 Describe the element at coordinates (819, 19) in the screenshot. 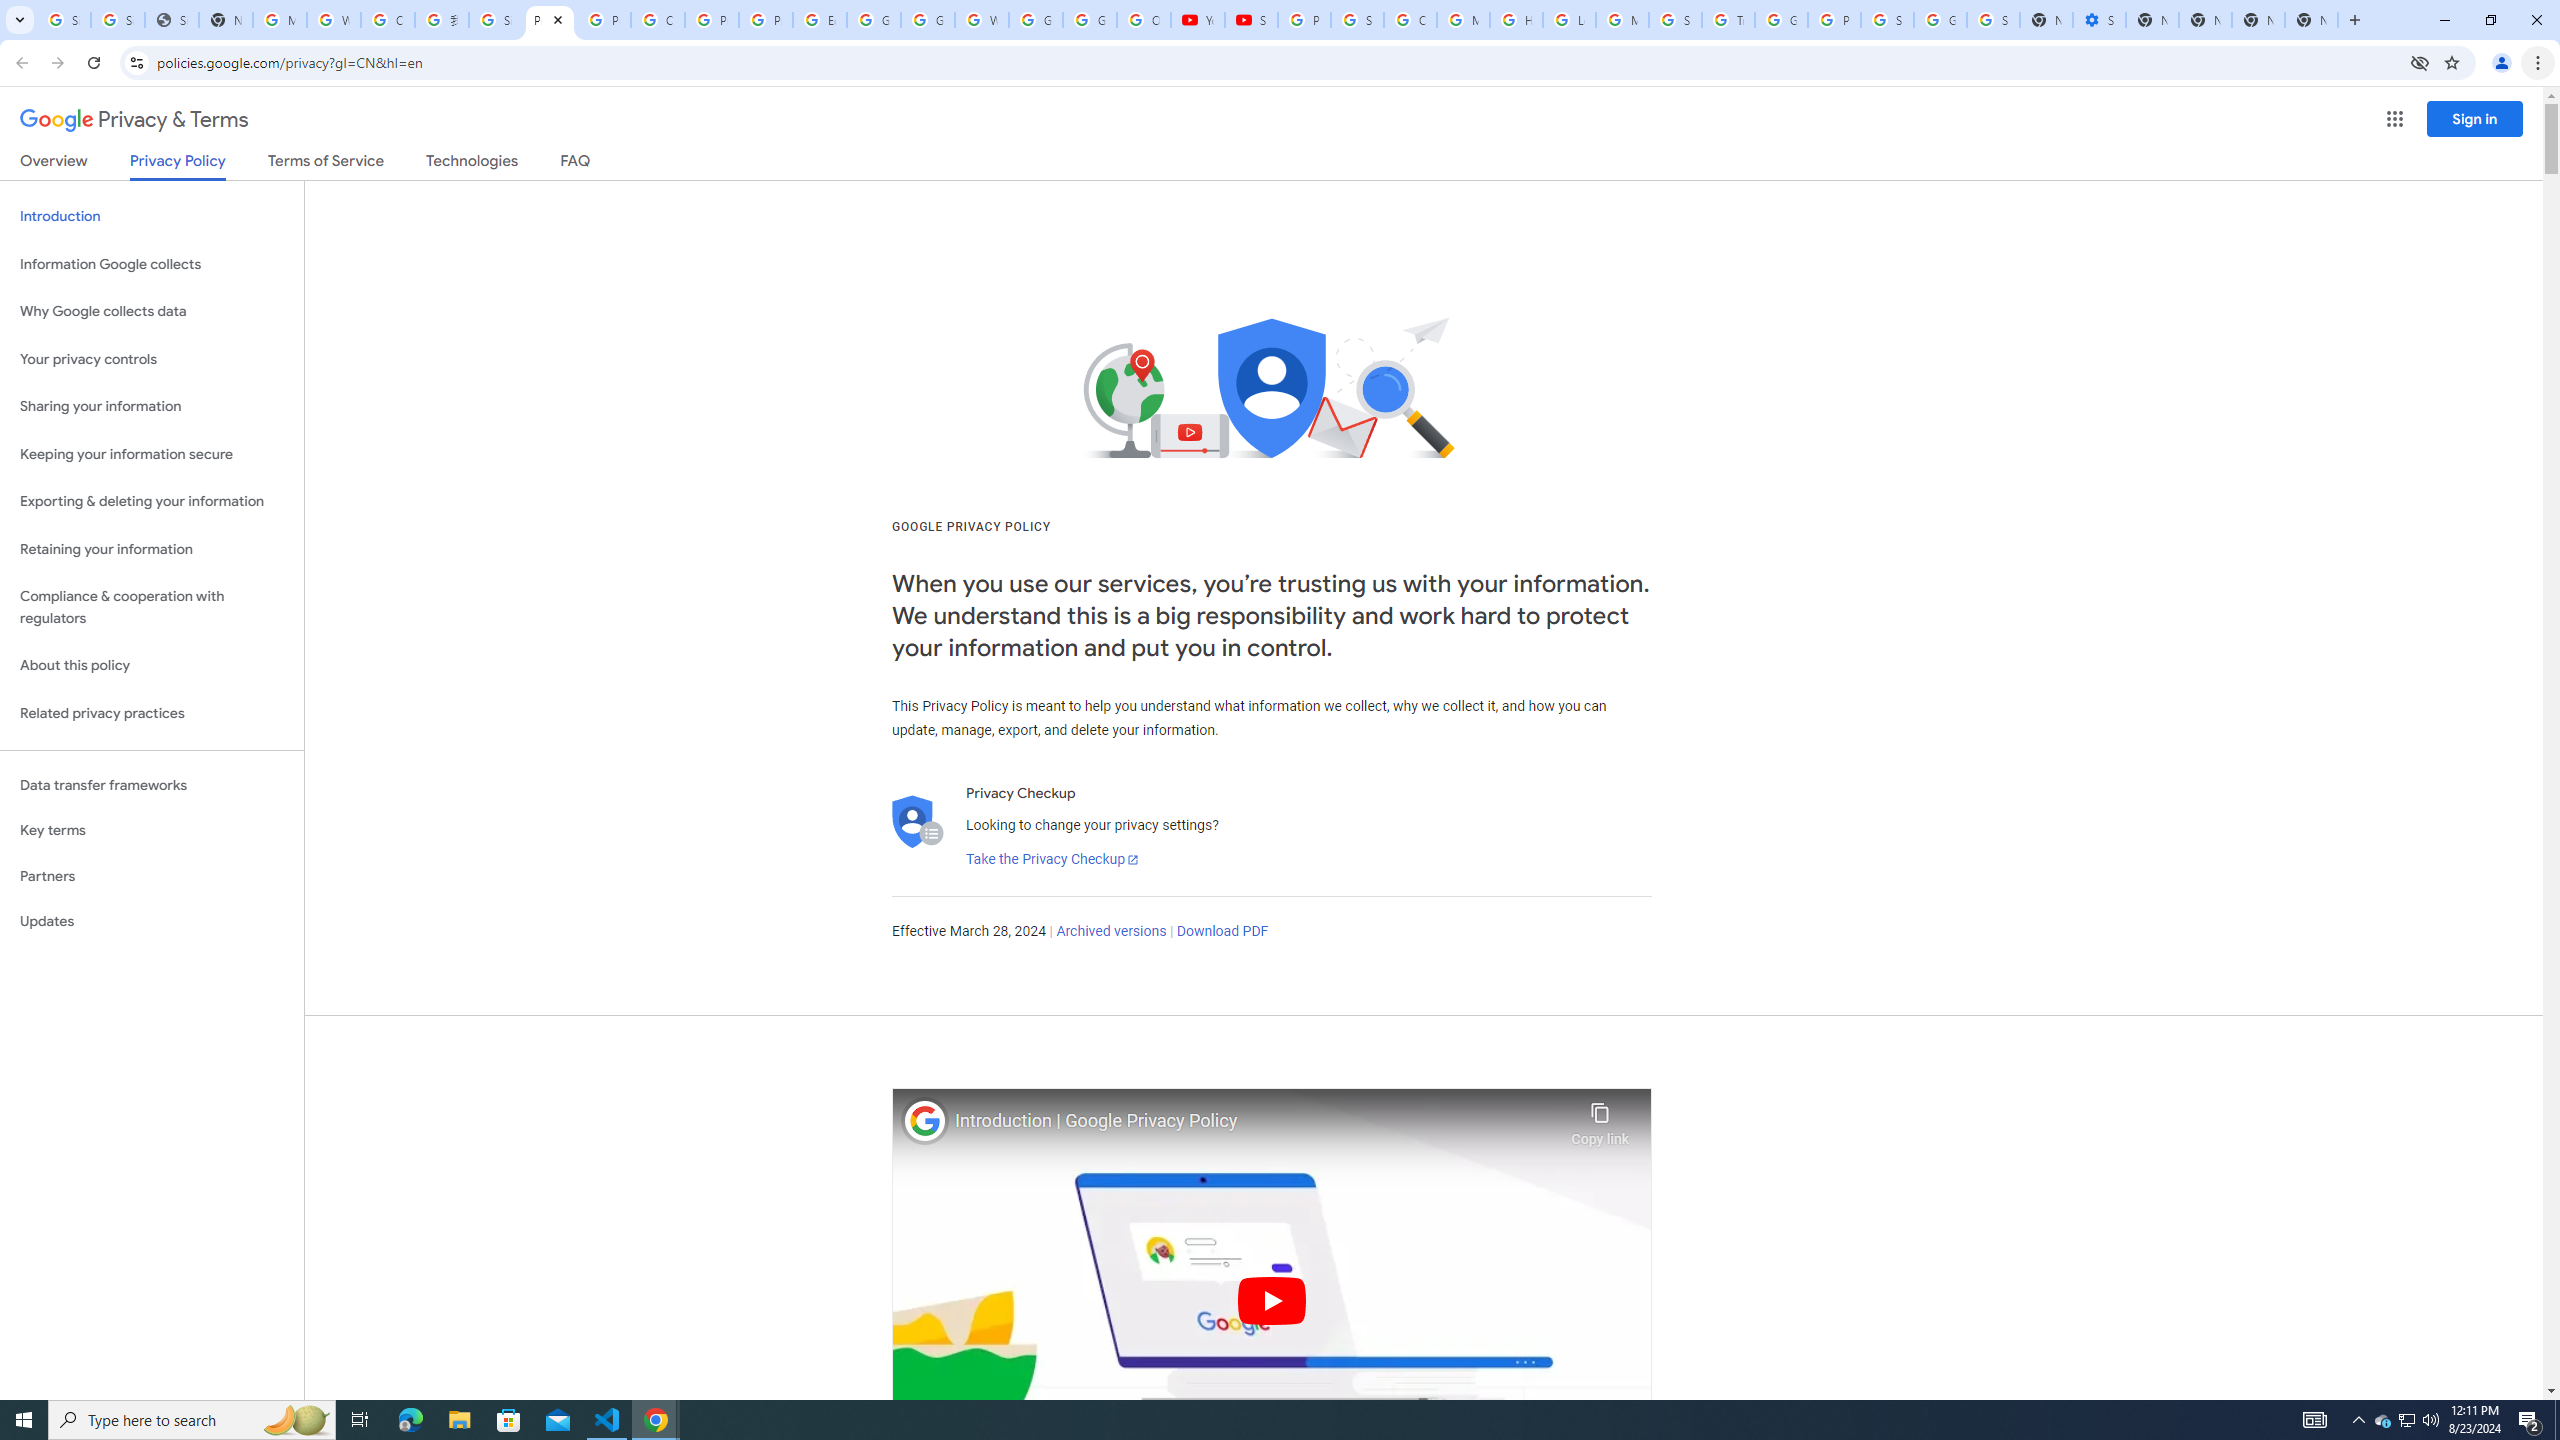

I see `'Edit and view right-to-left text - Google Docs Editors Help'` at that location.